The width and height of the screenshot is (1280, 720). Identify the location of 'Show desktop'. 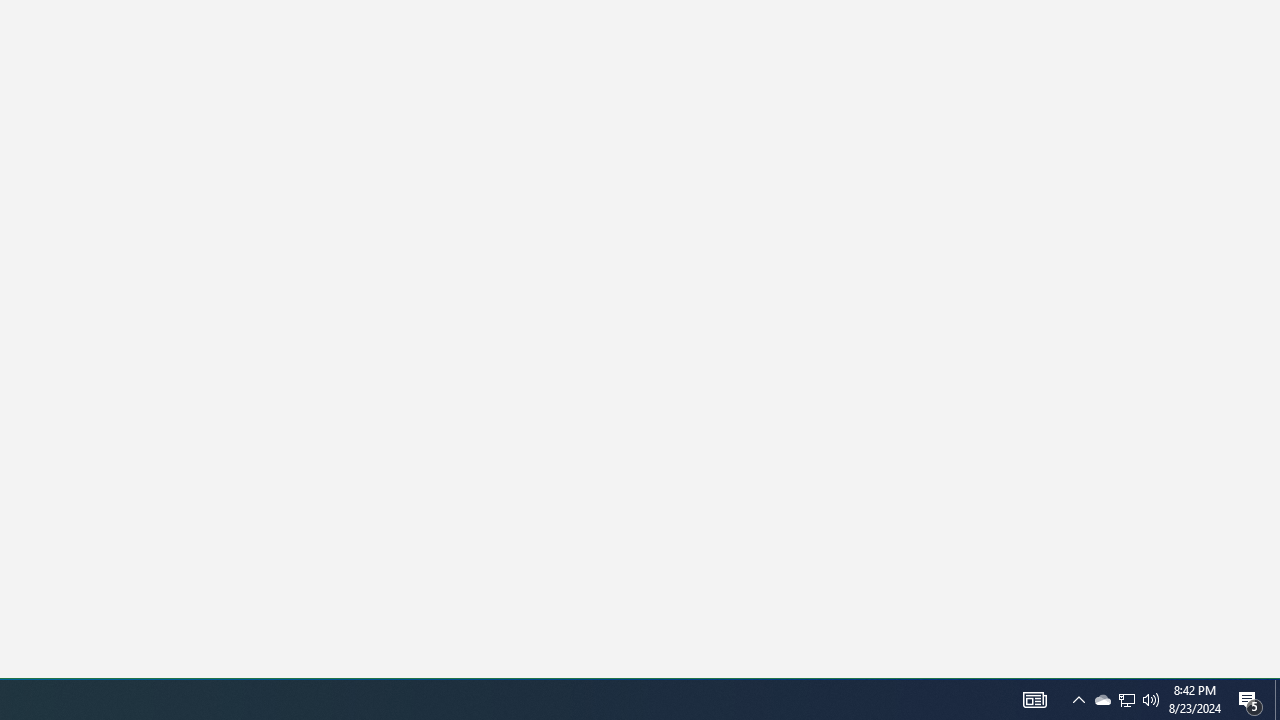
(1276, 698).